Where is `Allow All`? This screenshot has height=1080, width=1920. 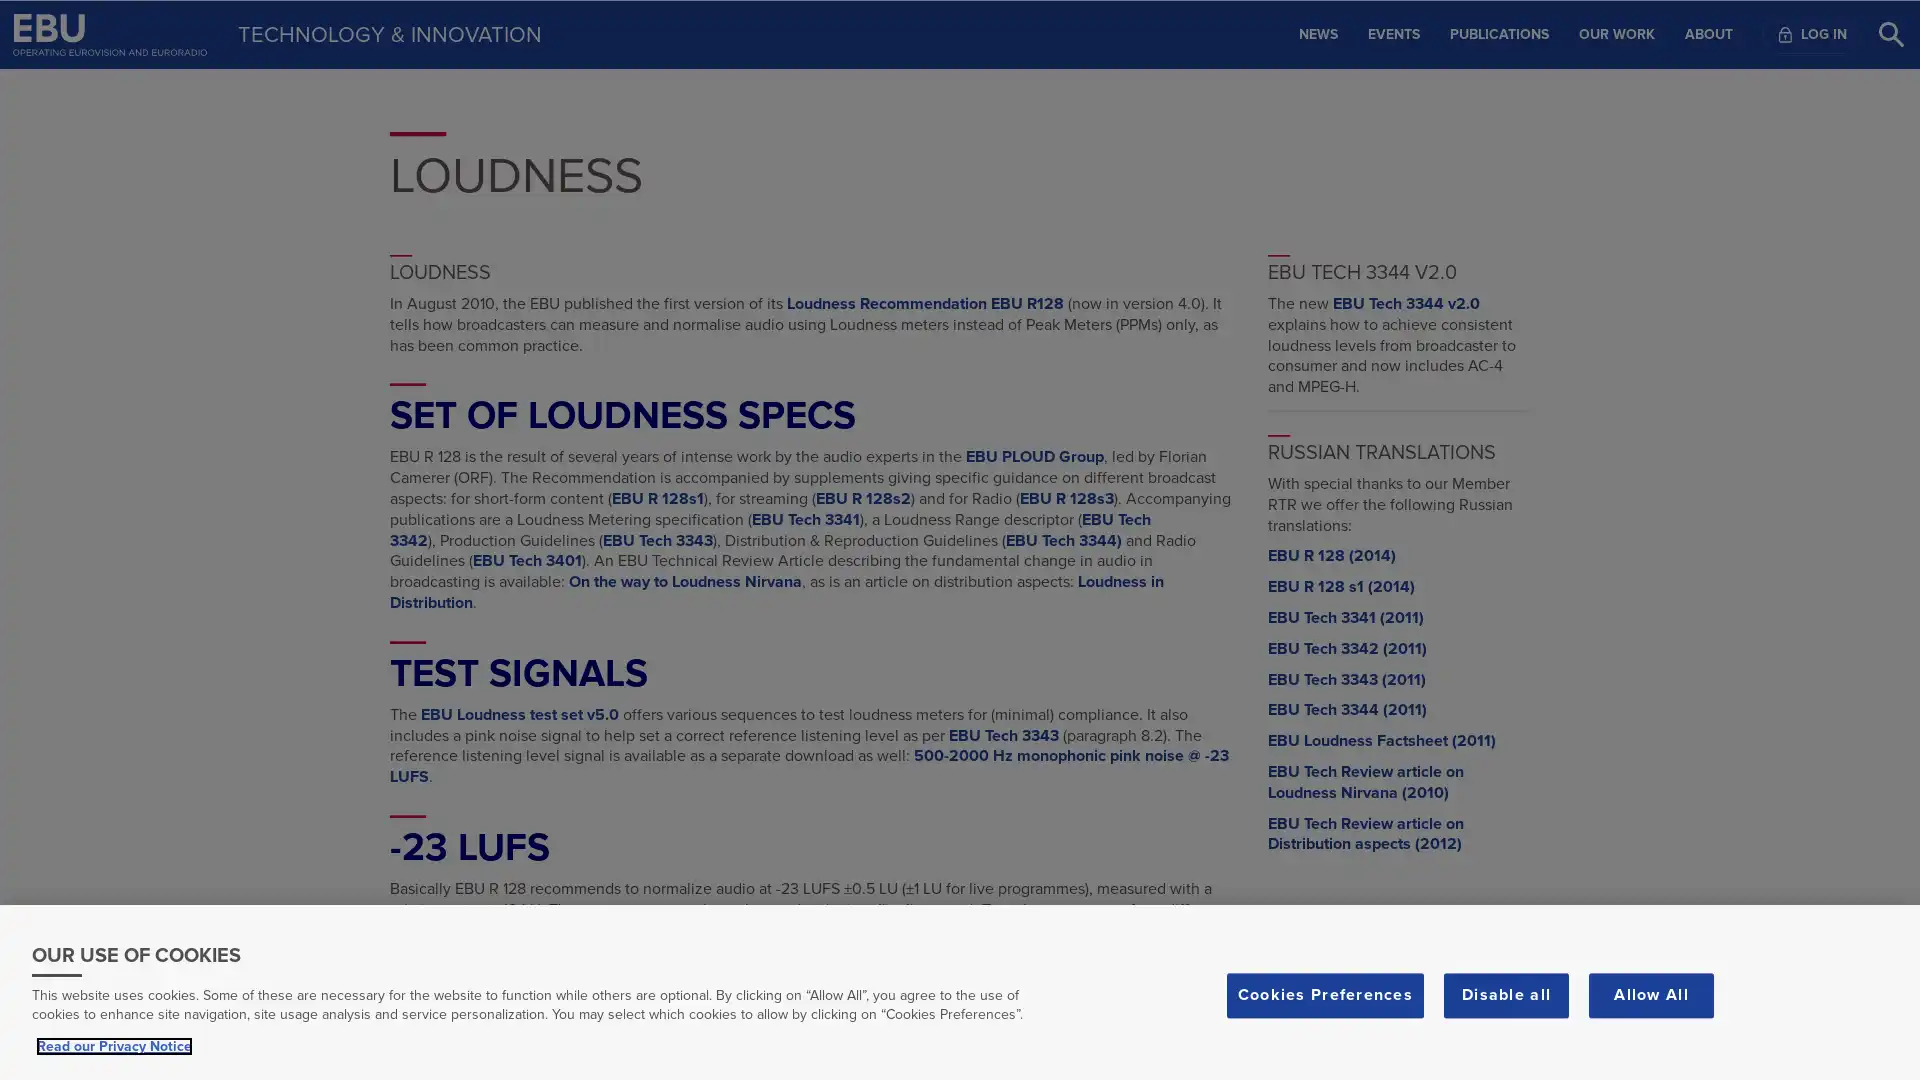
Allow All is located at coordinates (1651, 995).